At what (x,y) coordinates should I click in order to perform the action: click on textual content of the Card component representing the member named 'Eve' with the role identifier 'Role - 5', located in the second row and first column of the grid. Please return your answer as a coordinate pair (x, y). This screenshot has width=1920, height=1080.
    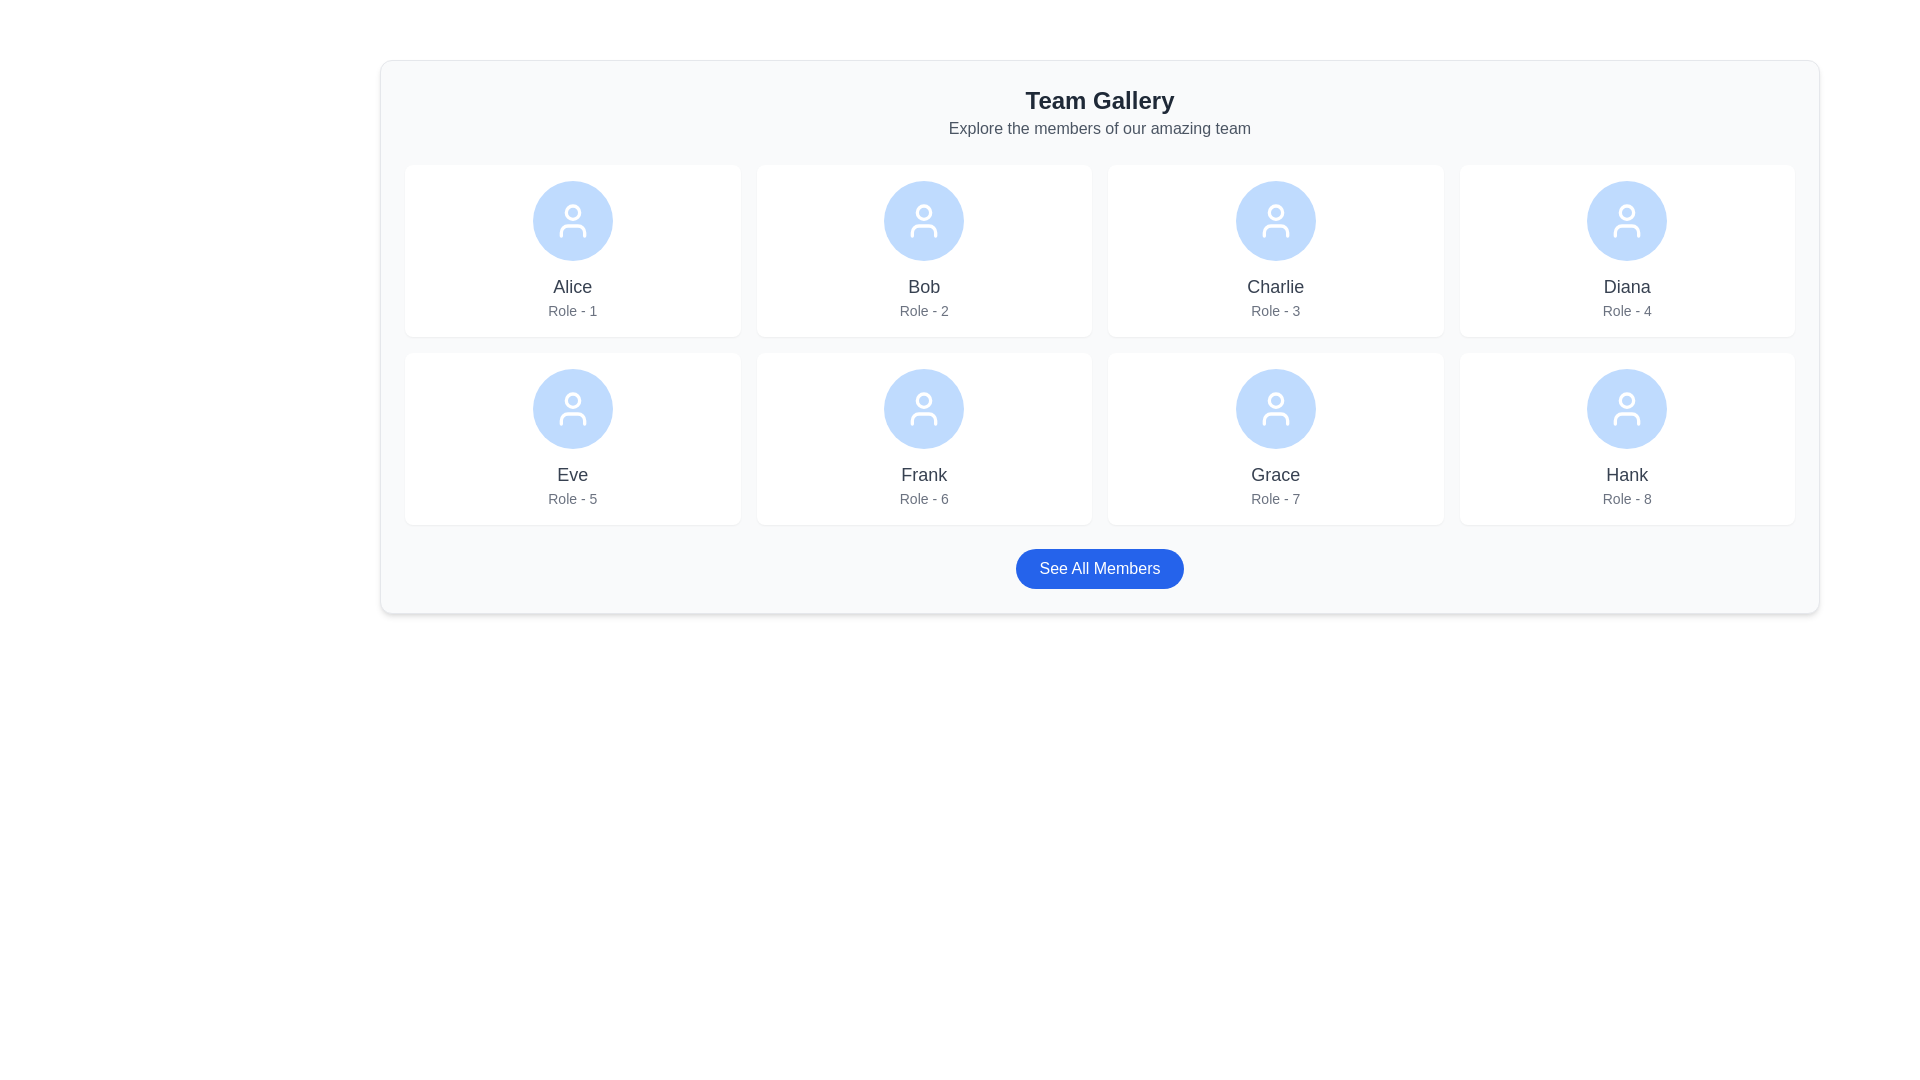
    Looking at the image, I should click on (571, 438).